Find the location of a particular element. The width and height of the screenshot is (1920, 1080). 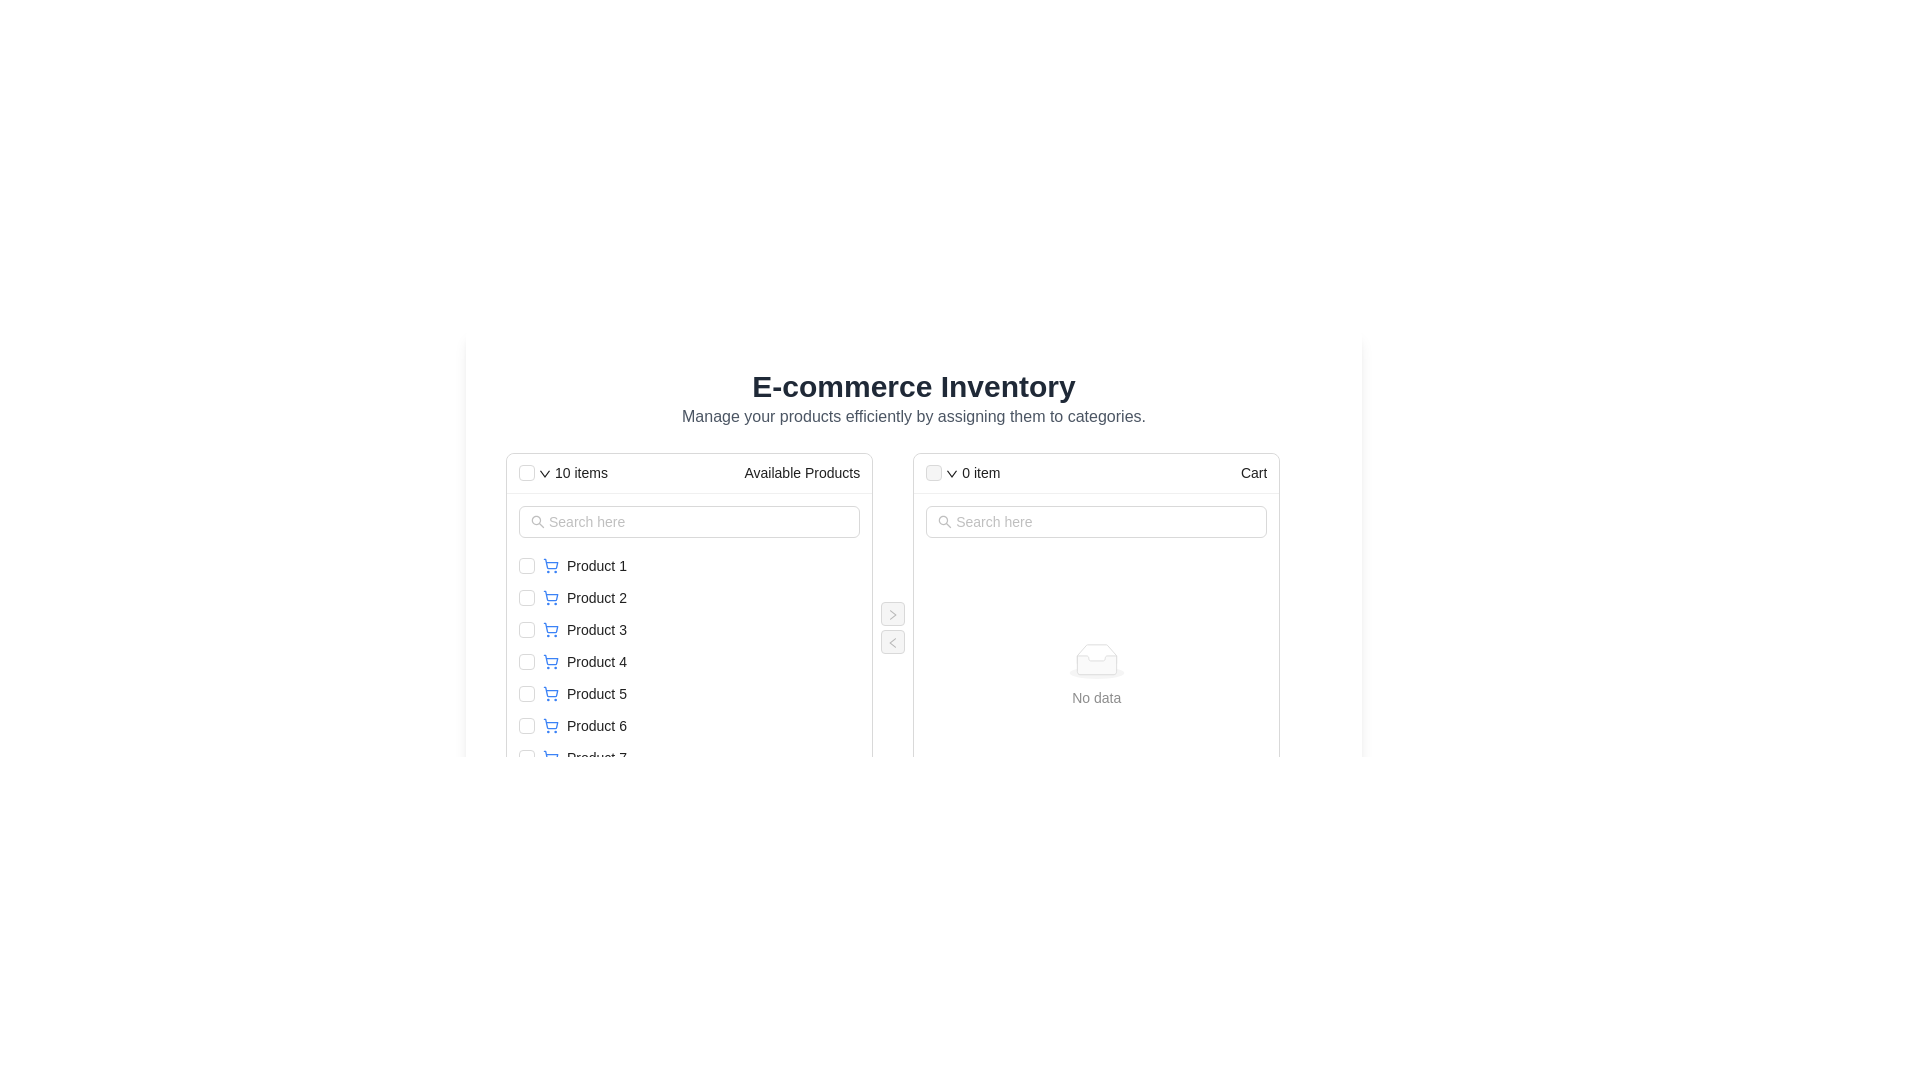

the magnifying glass icon representing the search feature located within the search bar area in the 'Cart' section, positioned on the right side of the user interface is located at coordinates (944, 520).